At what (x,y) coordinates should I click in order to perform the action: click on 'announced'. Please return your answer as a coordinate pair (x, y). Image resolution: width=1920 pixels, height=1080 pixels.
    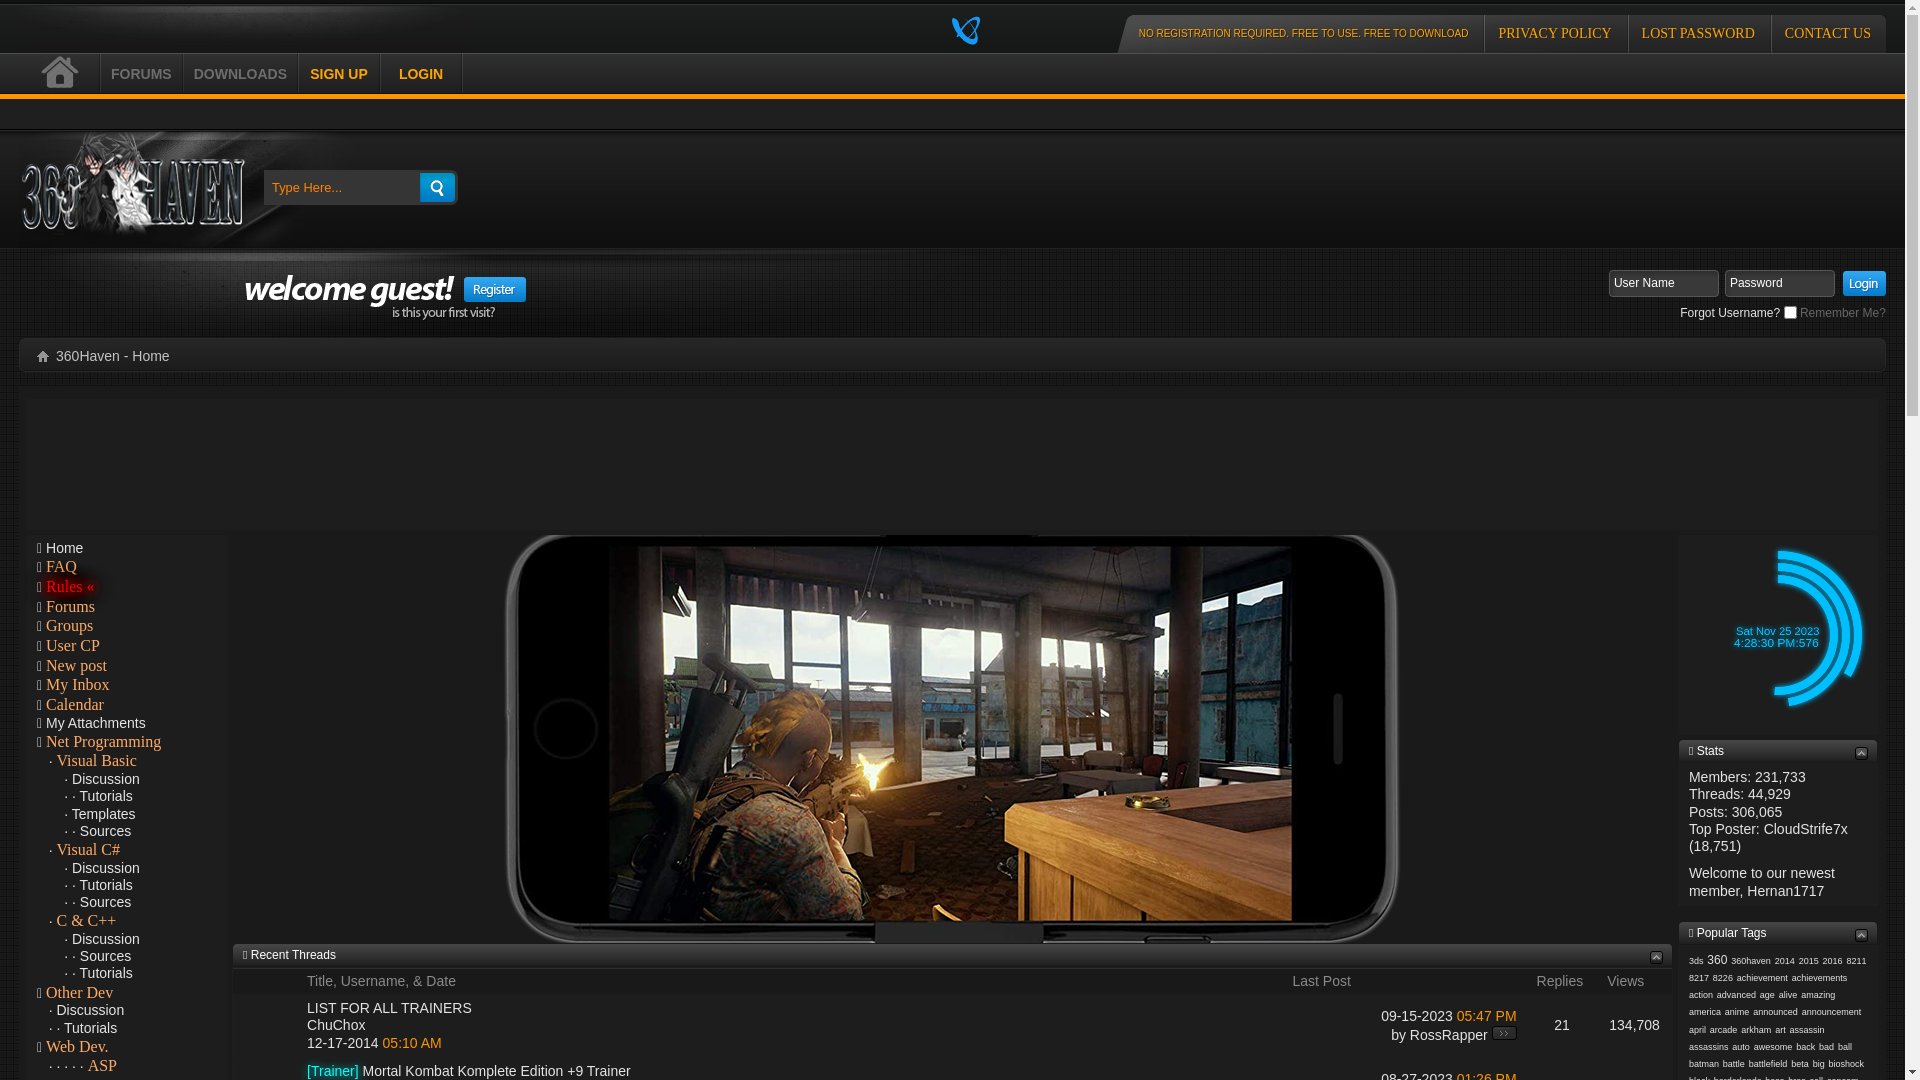
    Looking at the image, I should click on (1775, 1011).